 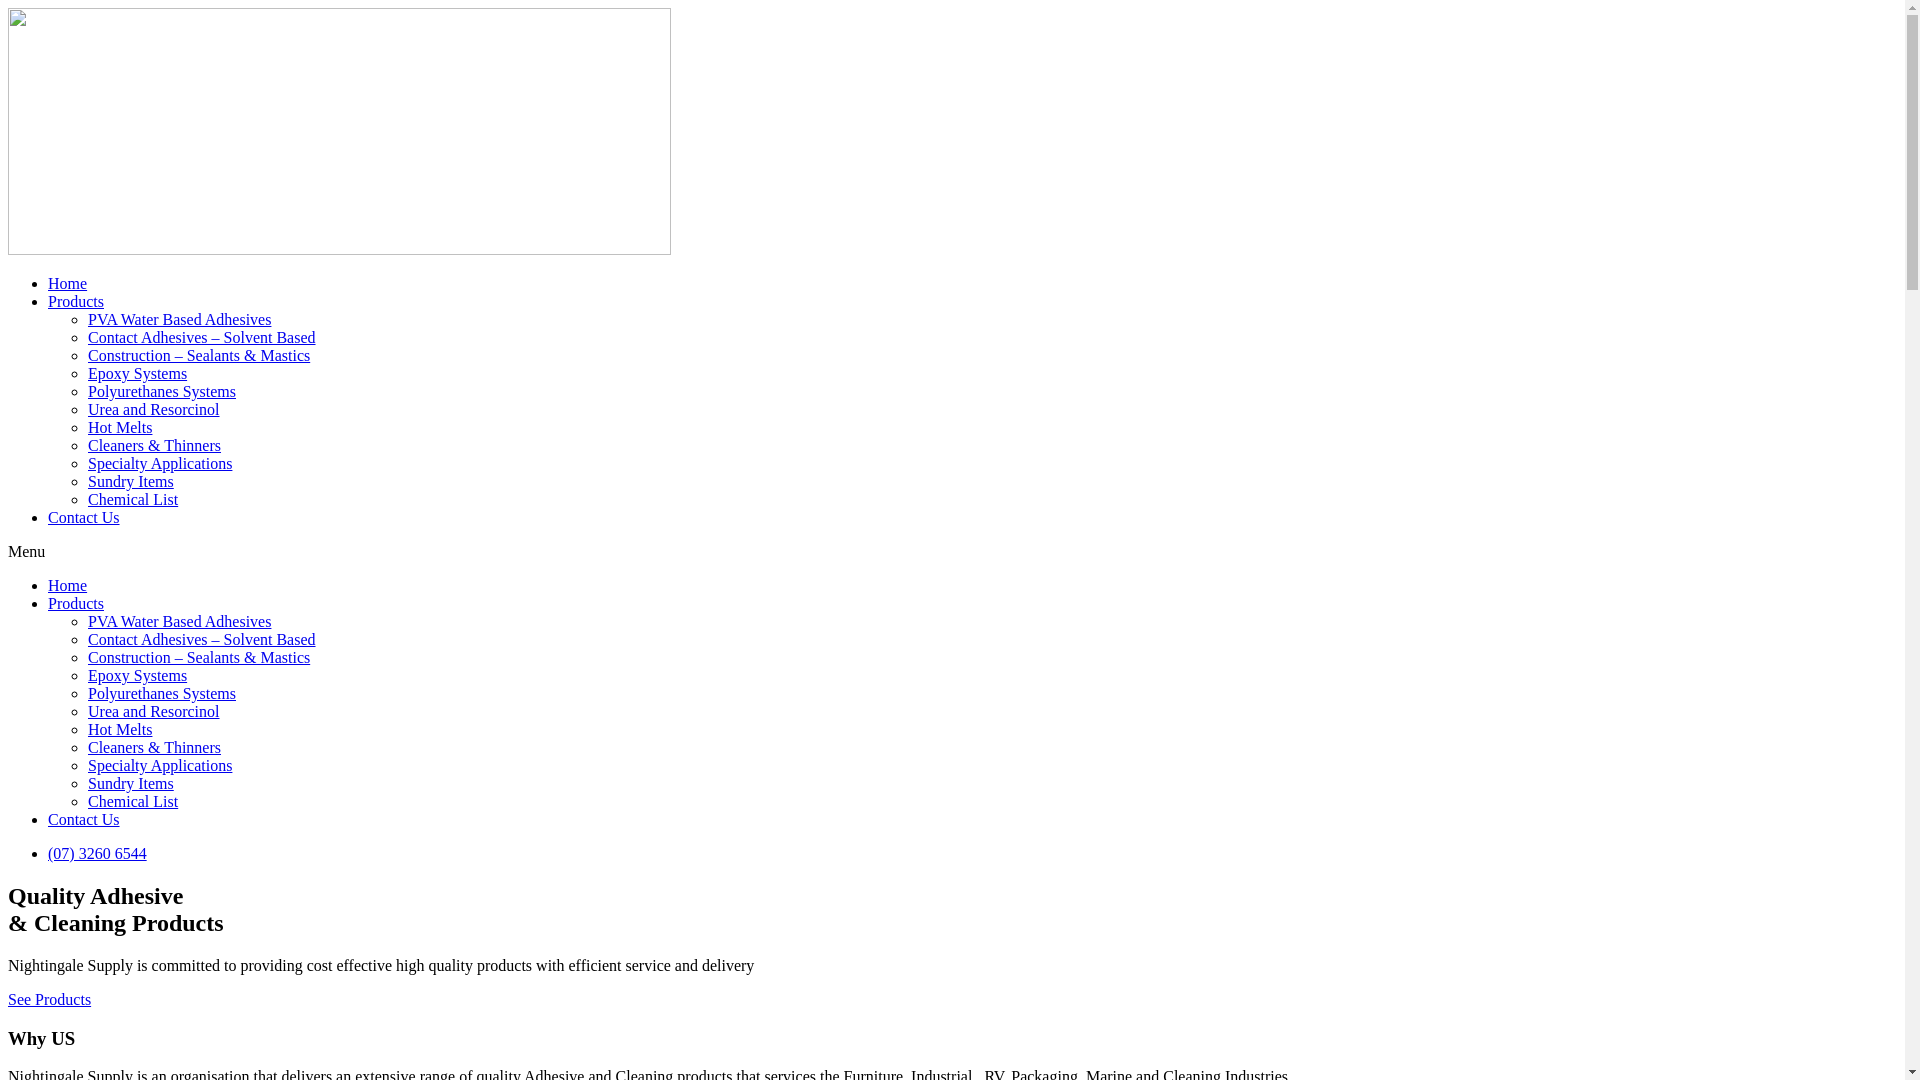 I want to click on 'Hot Melts', so click(x=86, y=729).